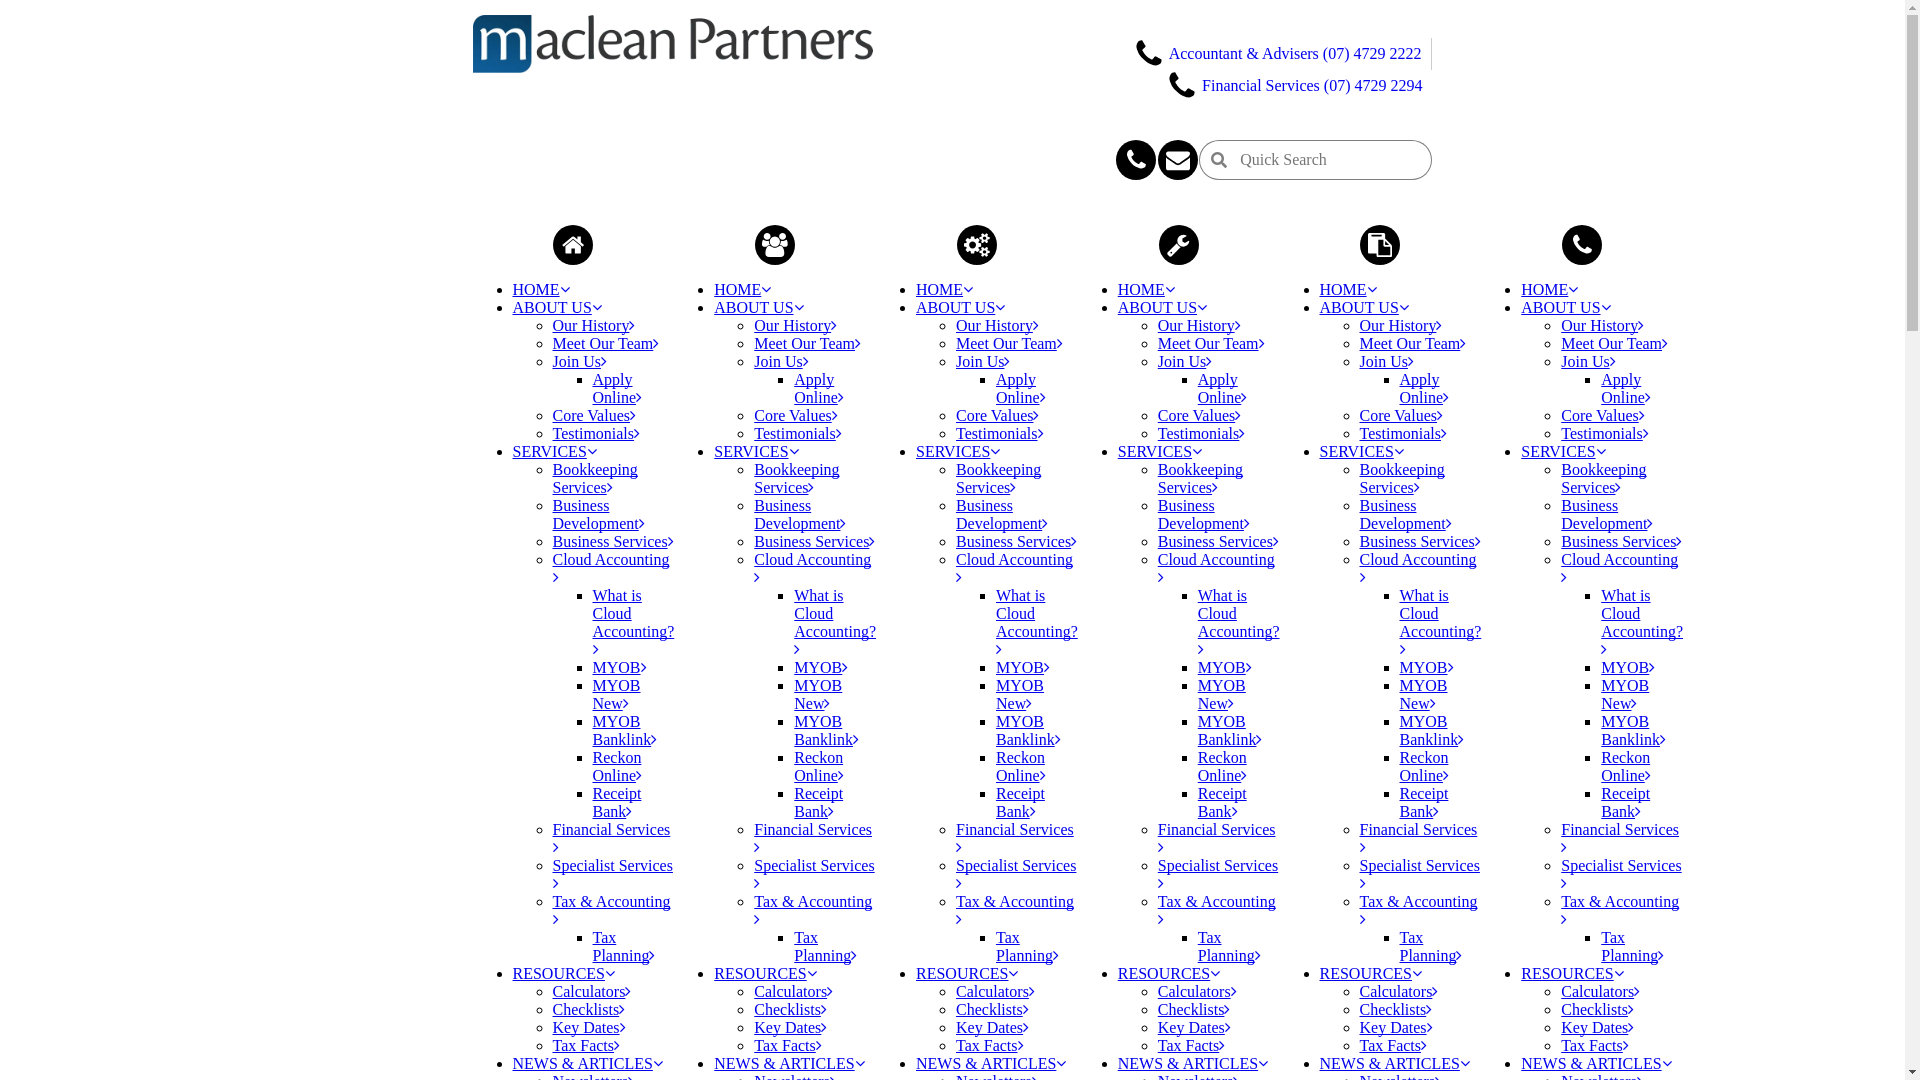 The image size is (1920, 1080). Describe the element at coordinates (1587, 361) in the screenshot. I see `'Join Us'` at that location.